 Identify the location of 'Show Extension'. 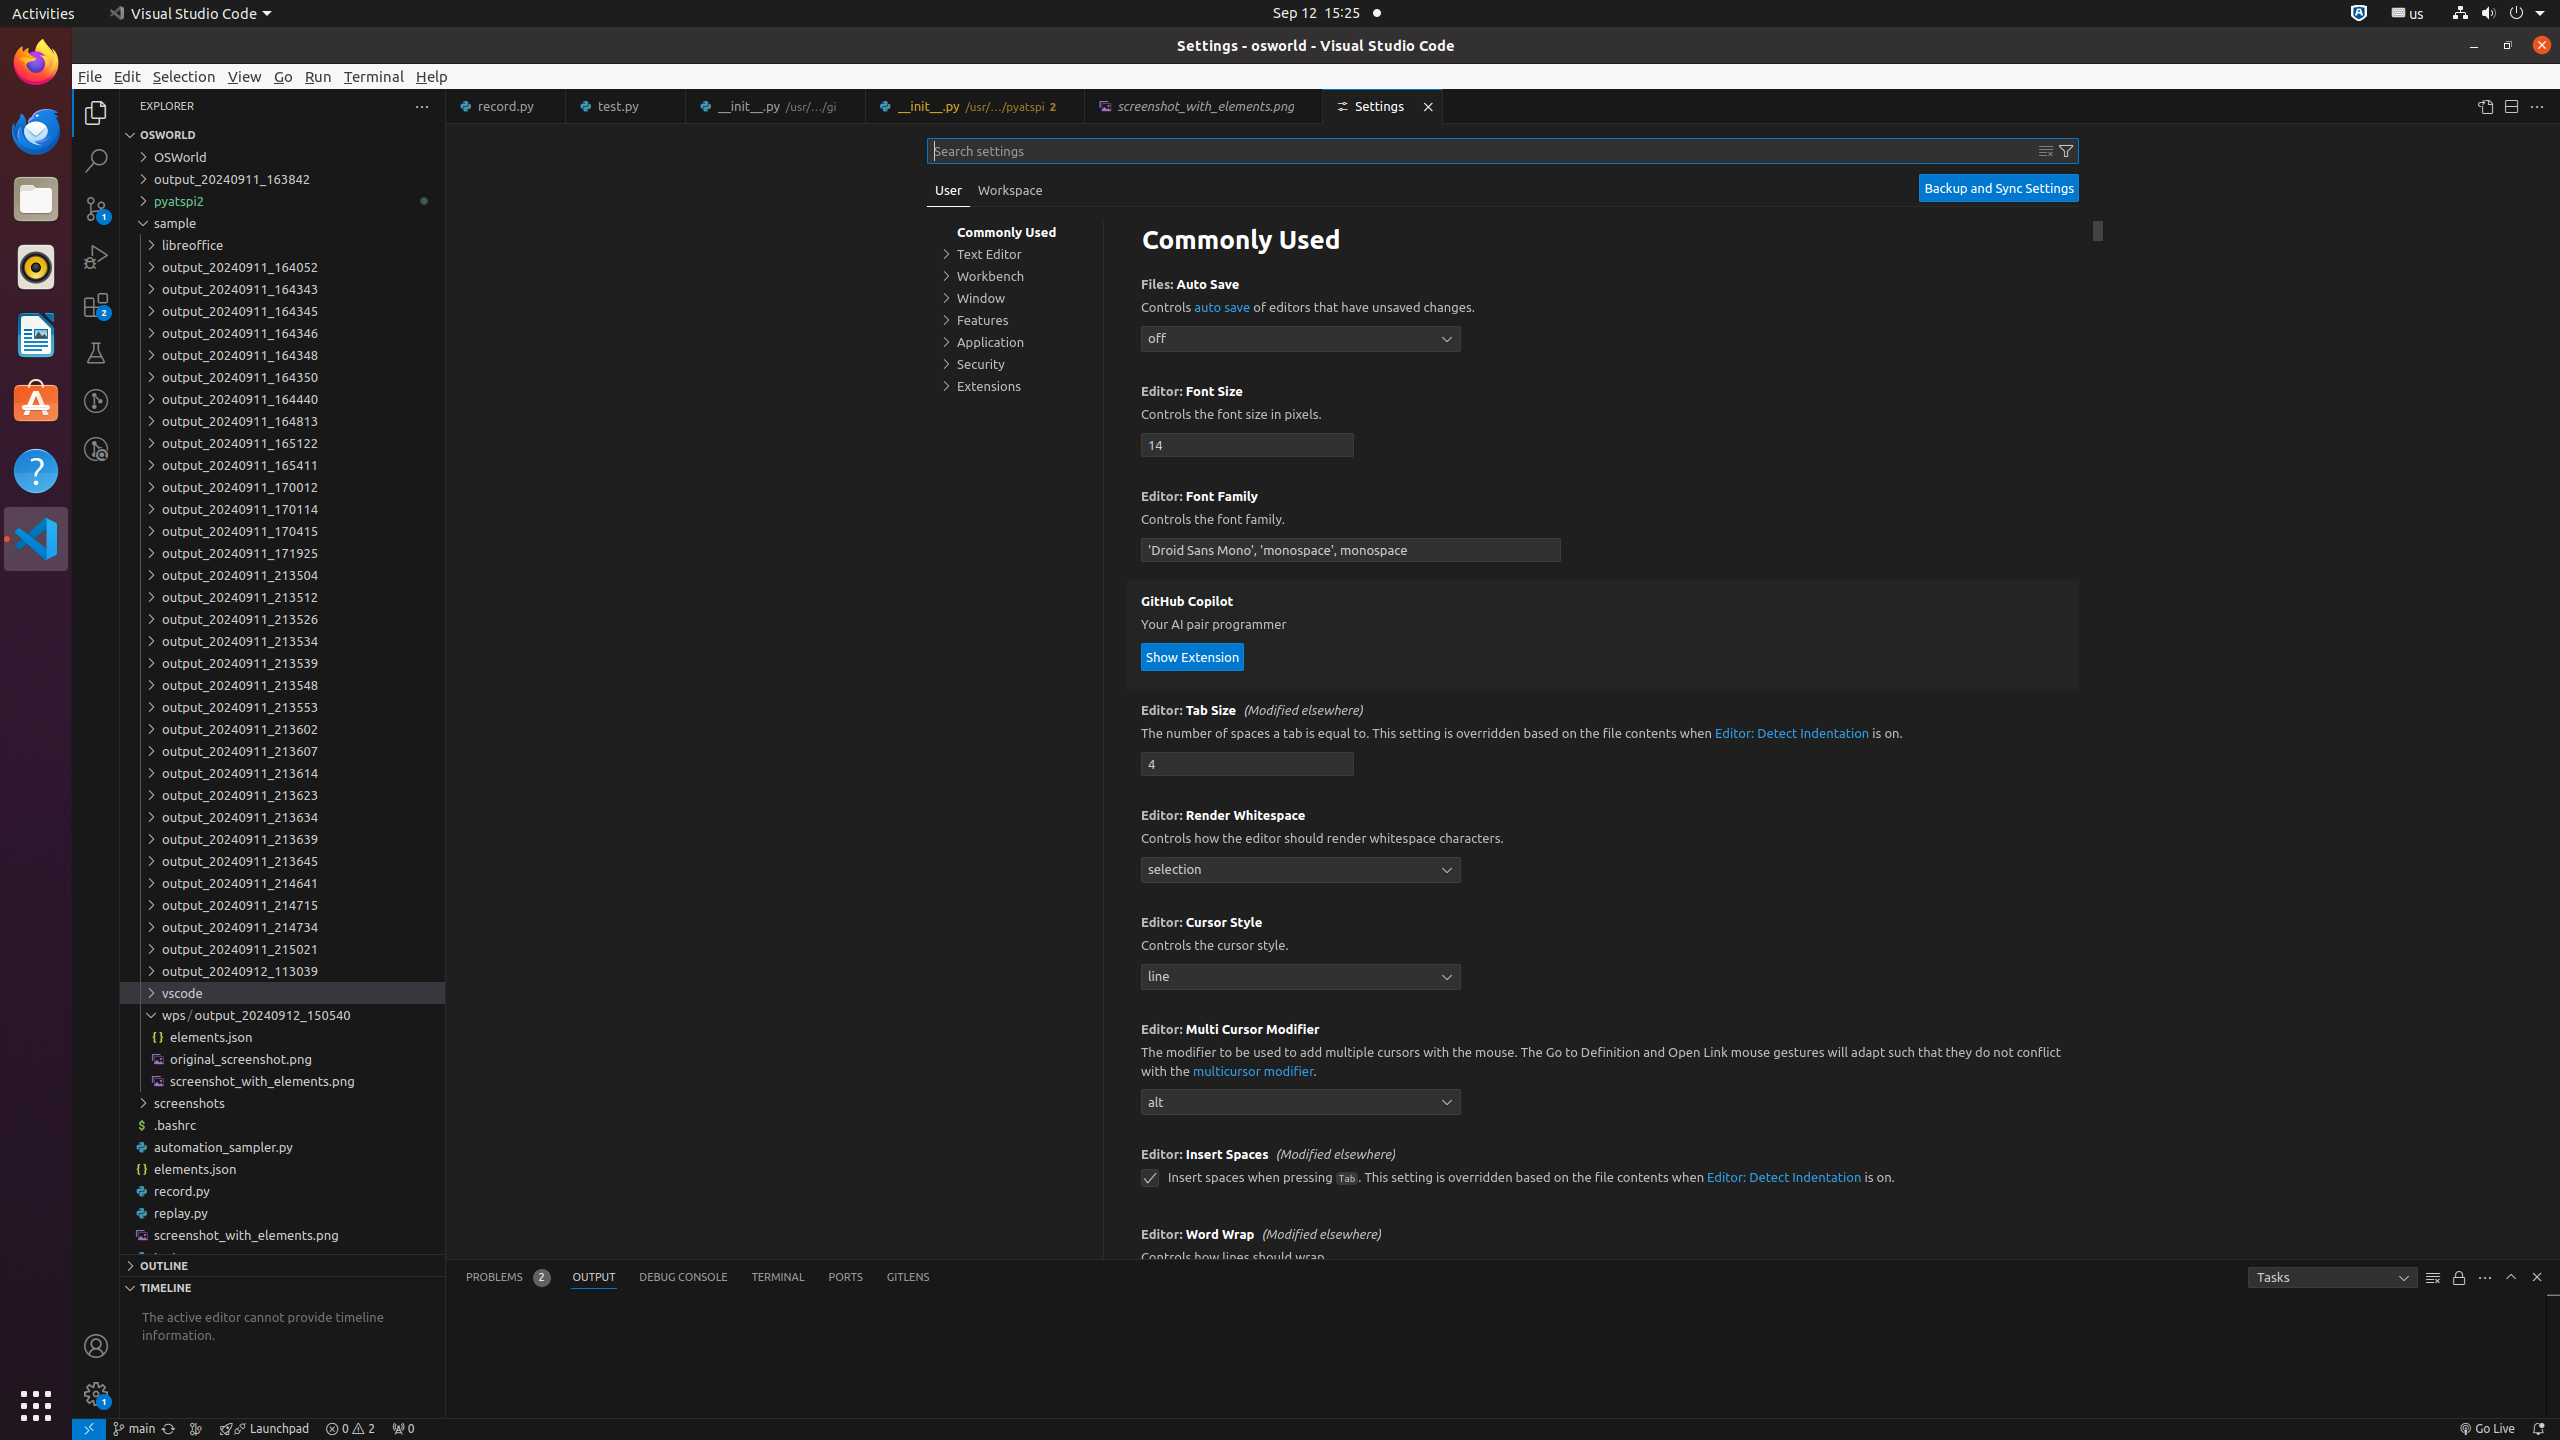
(1191, 655).